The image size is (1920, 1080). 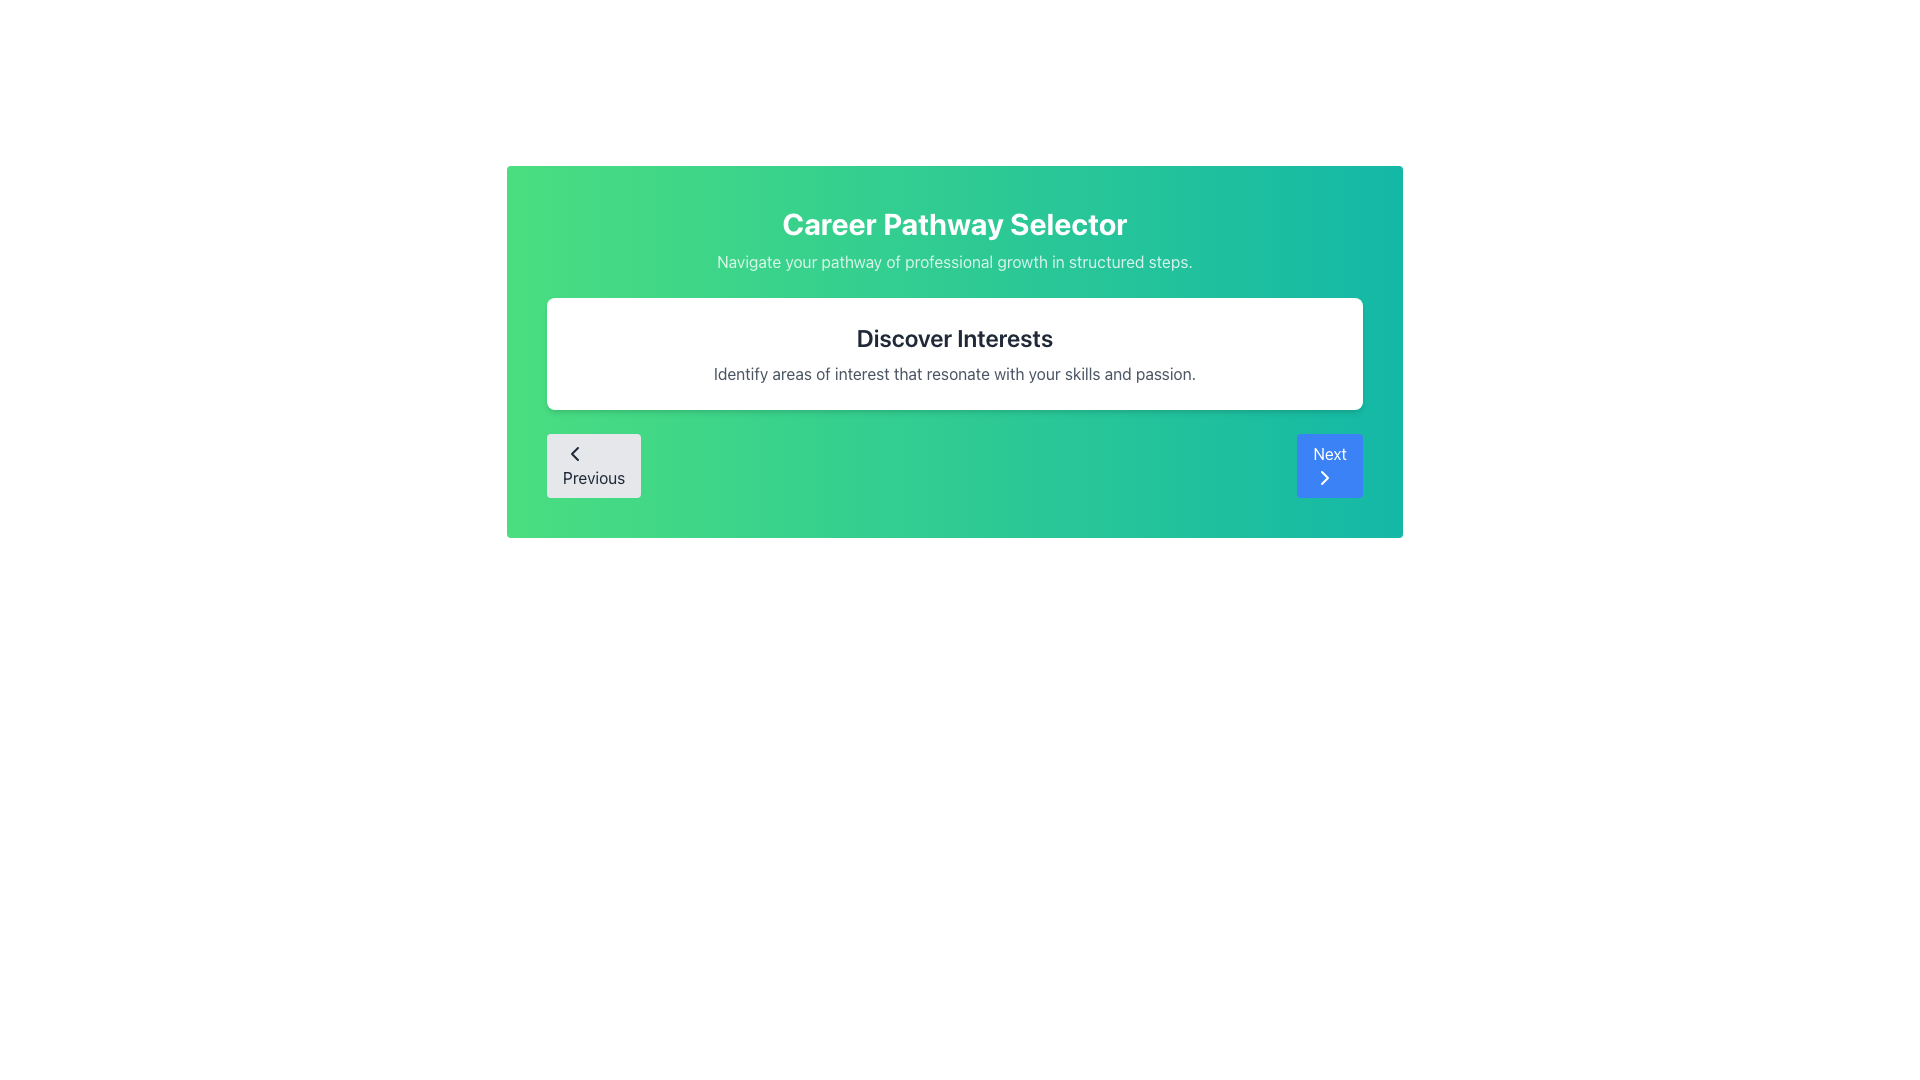 What do you see at coordinates (954, 223) in the screenshot?
I see `the header text indicating 'Career Pathway Selector', which is centrally positioned at the top of the interface` at bounding box center [954, 223].